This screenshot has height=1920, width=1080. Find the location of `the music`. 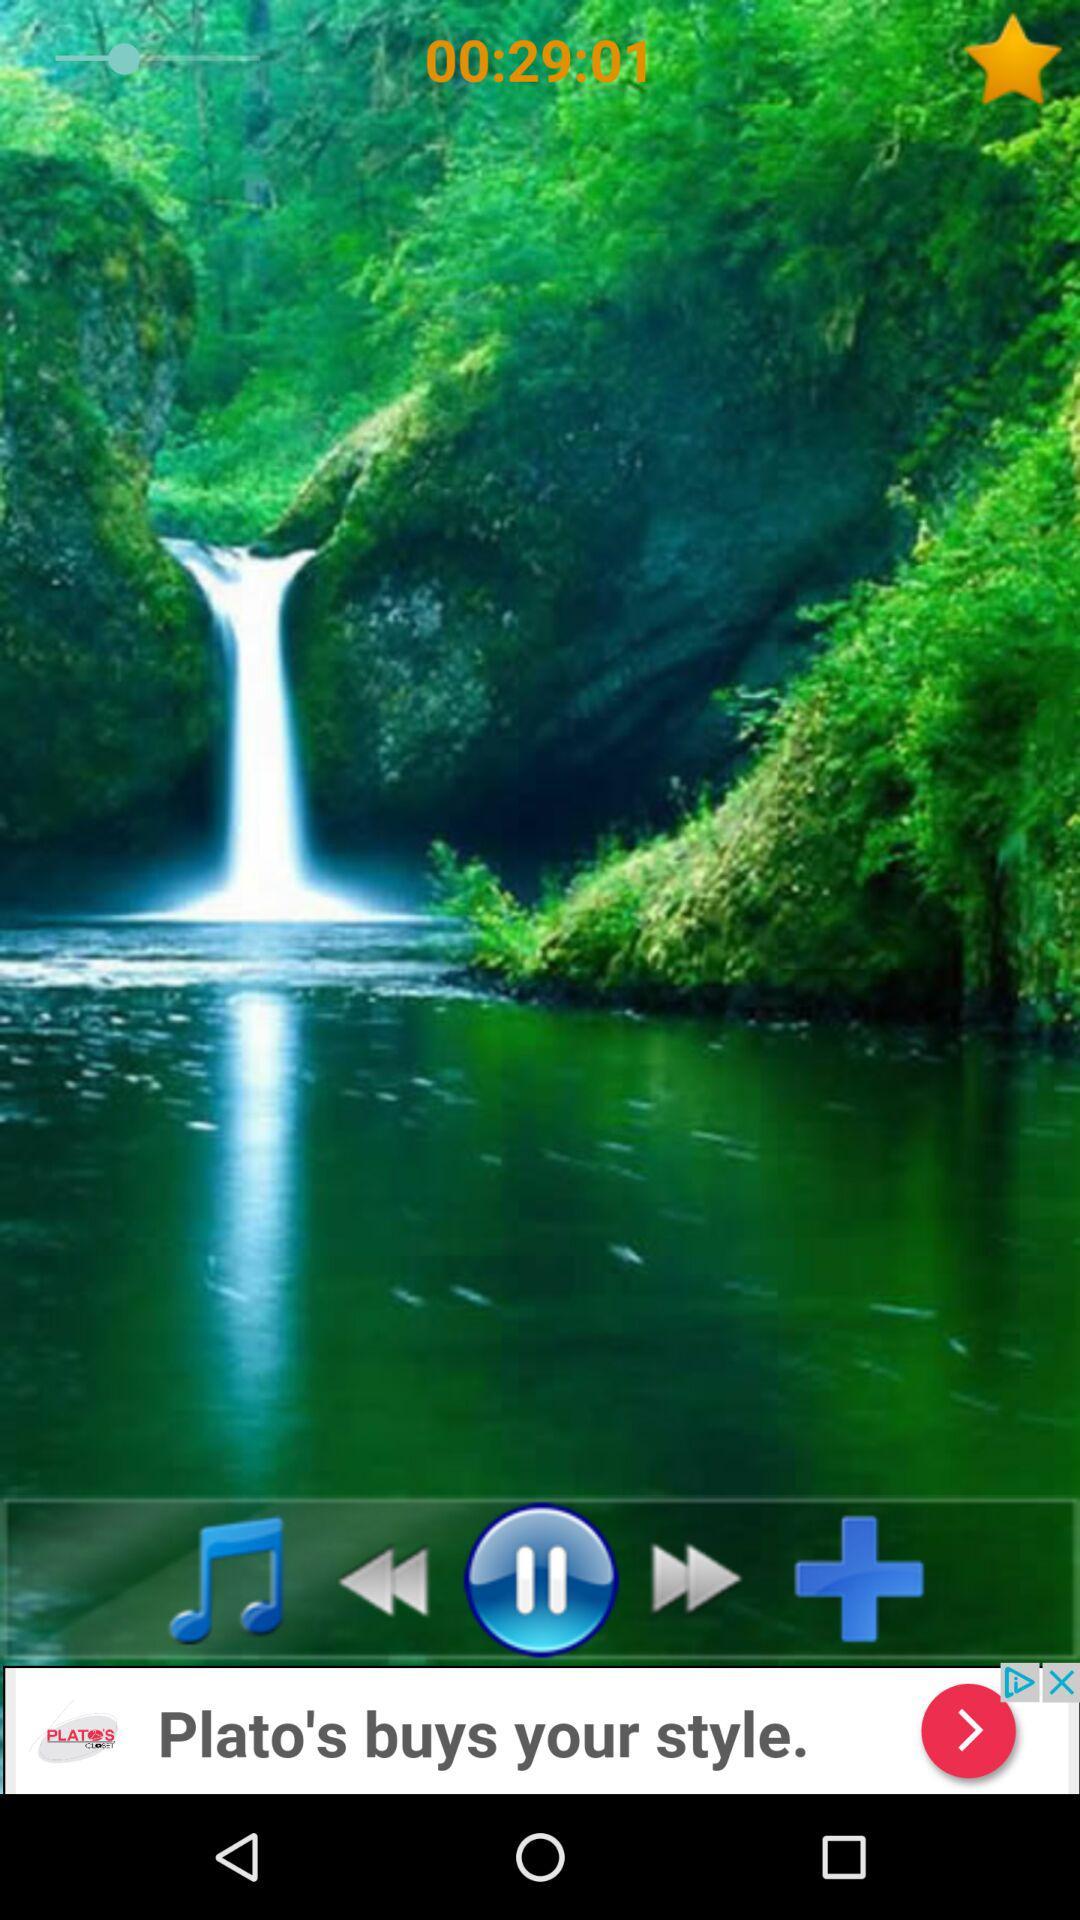

the music is located at coordinates (874, 1577).